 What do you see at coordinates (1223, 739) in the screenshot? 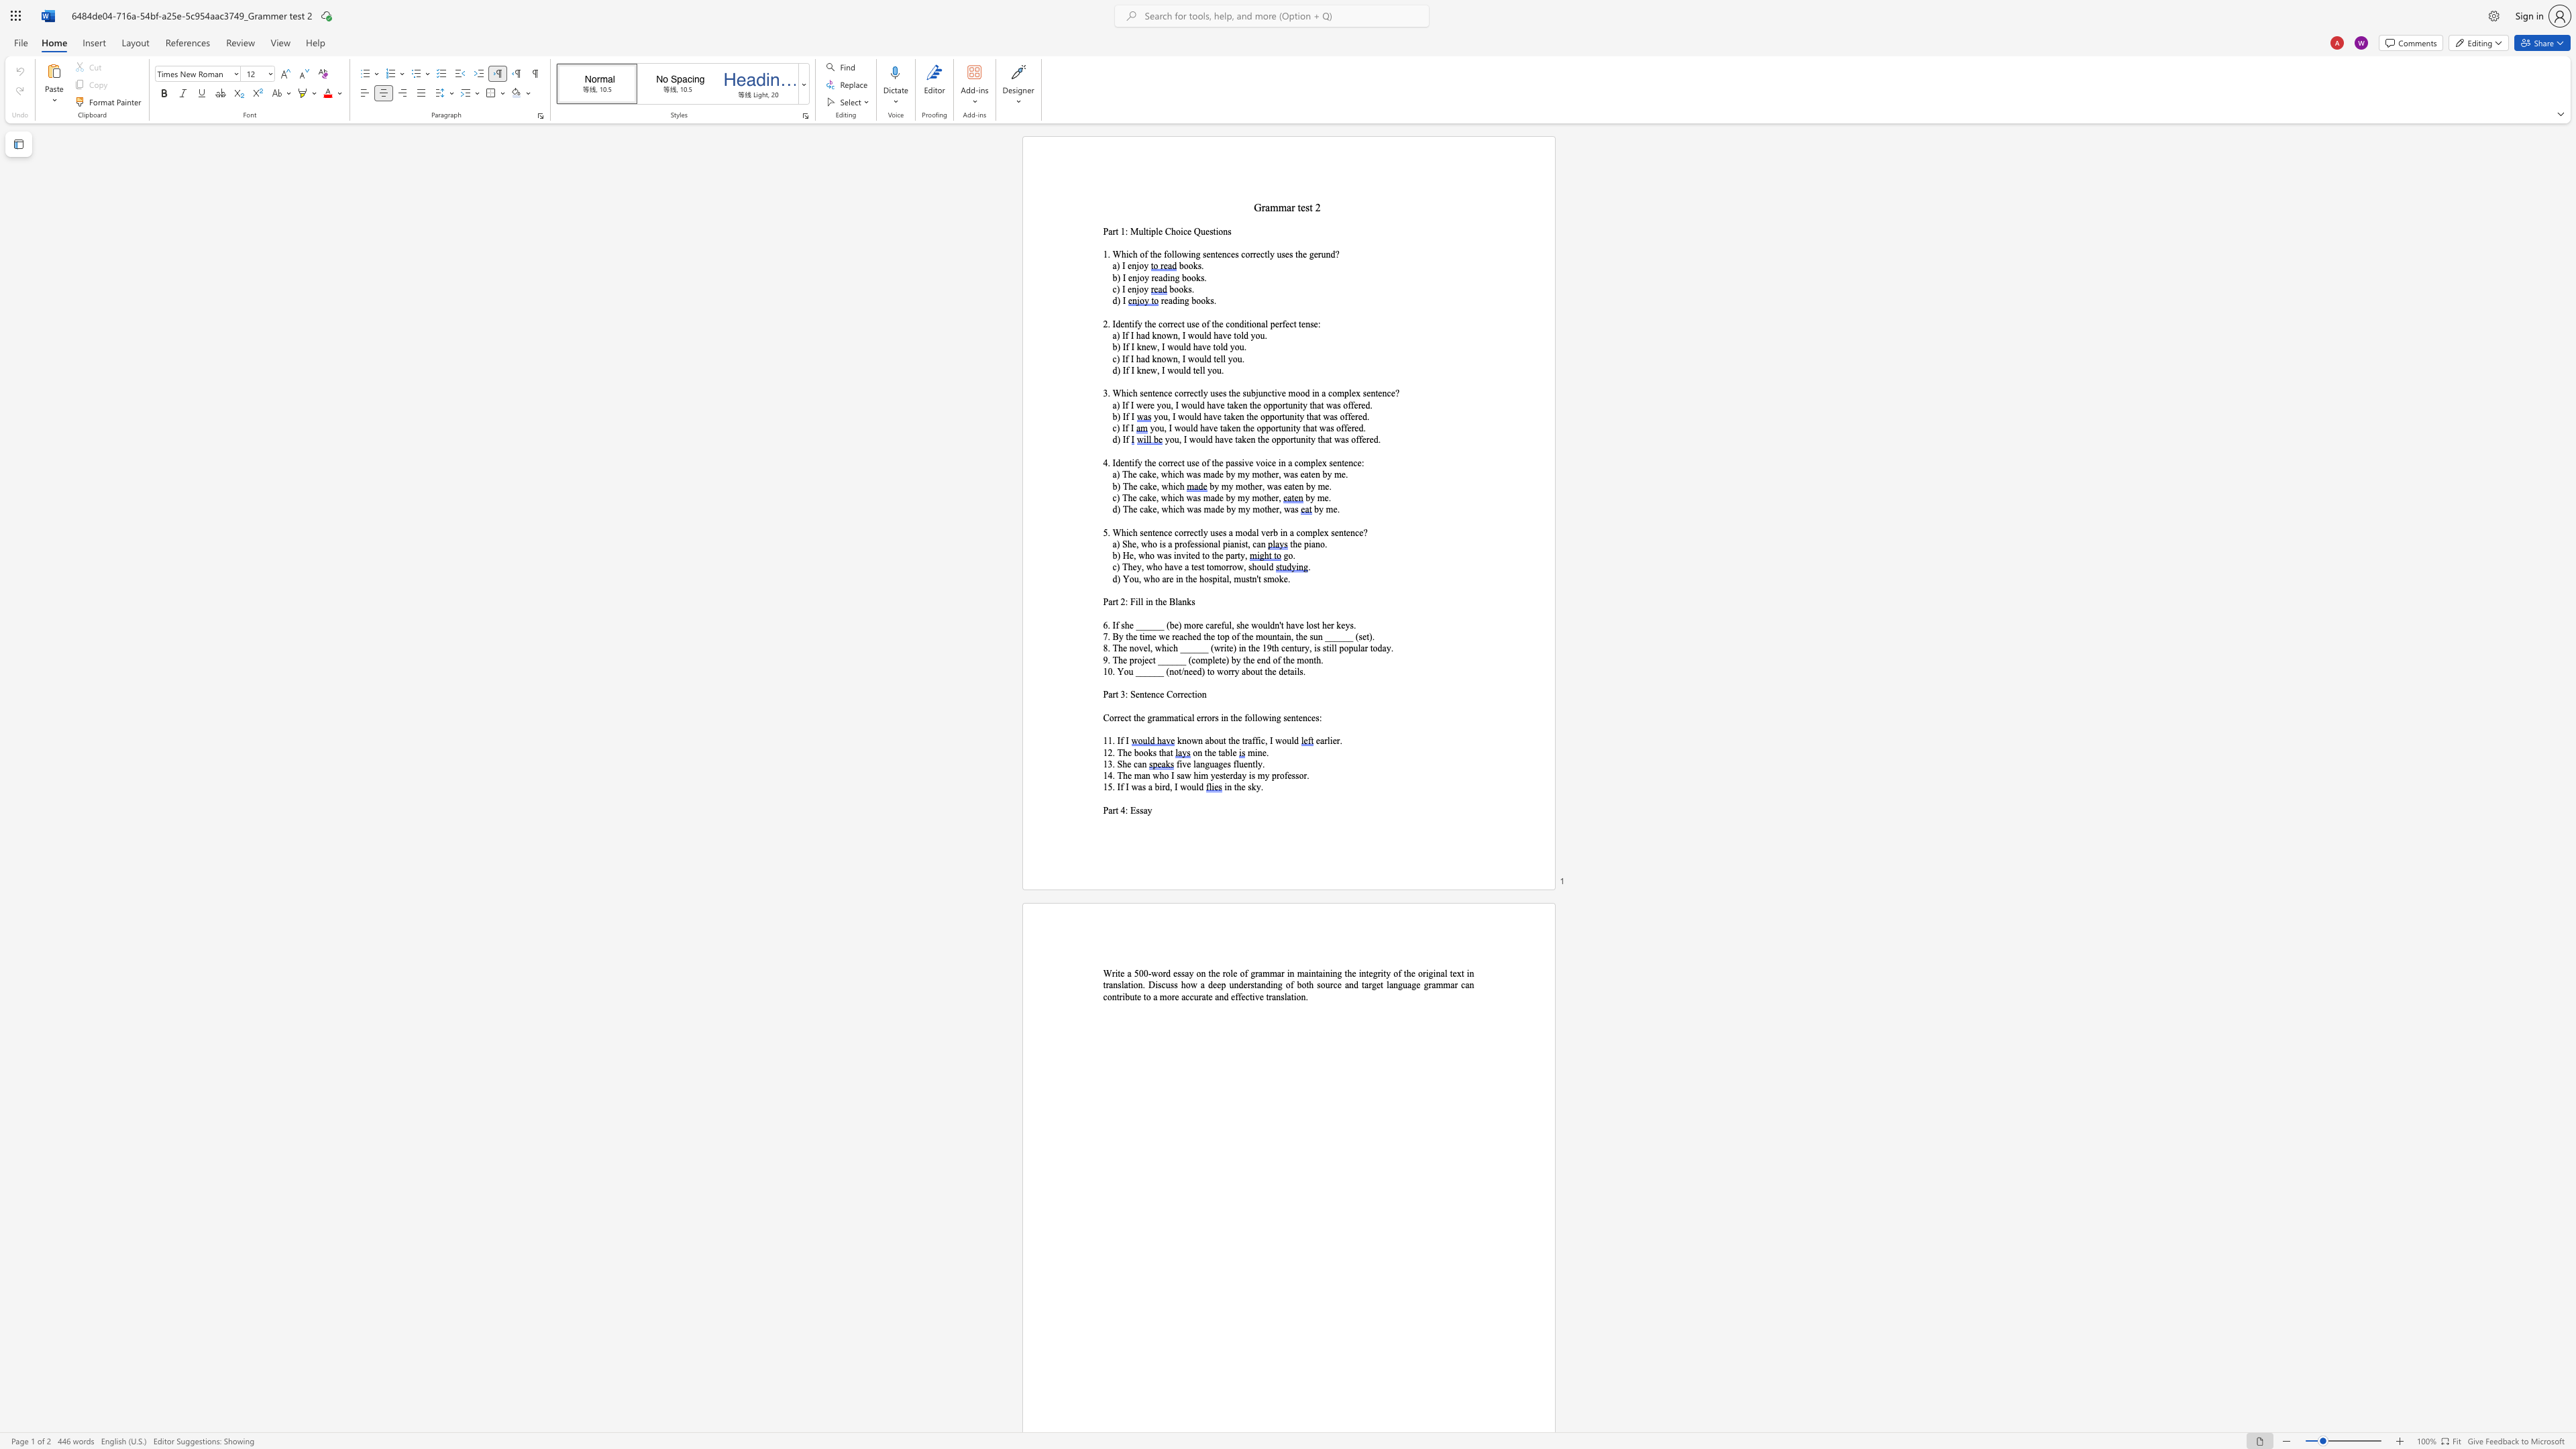
I see `the subset text "t t" within the text "known about the traffic, I would"` at bounding box center [1223, 739].